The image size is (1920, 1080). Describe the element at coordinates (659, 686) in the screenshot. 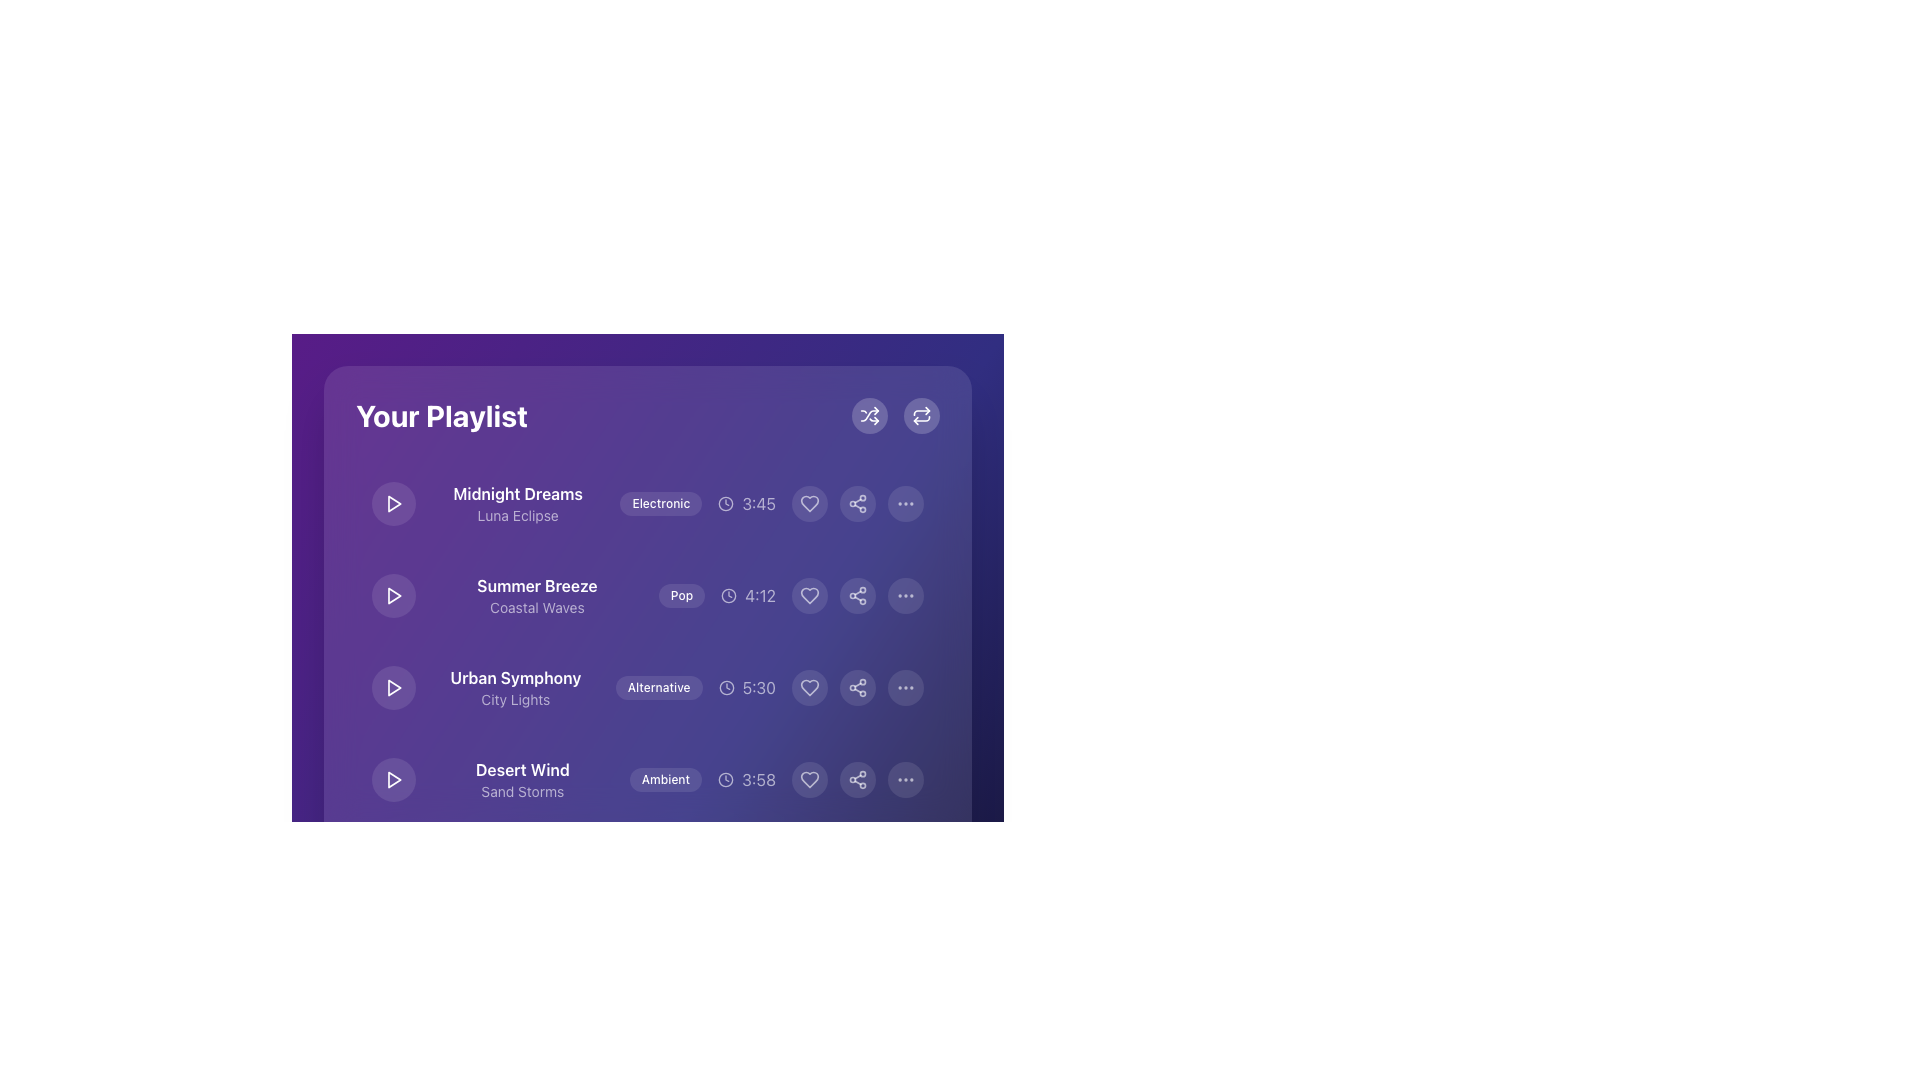

I see `the 'Alternative' label button, which is a small rounded rectangle with a light transparent background and white text, located in the 'Urban Symphony' playlist entry` at that location.